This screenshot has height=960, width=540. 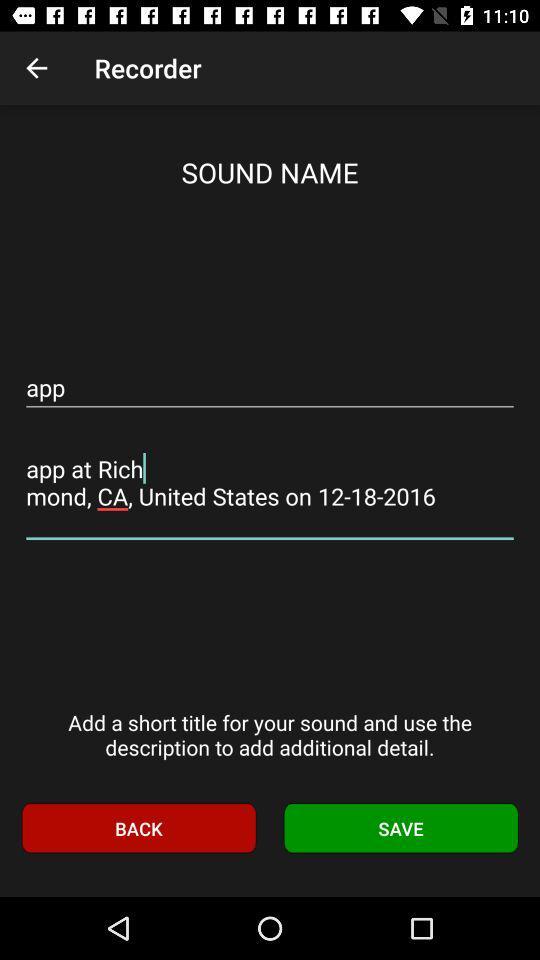 I want to click on item next to the recorder item, so click(x=36, y=68).